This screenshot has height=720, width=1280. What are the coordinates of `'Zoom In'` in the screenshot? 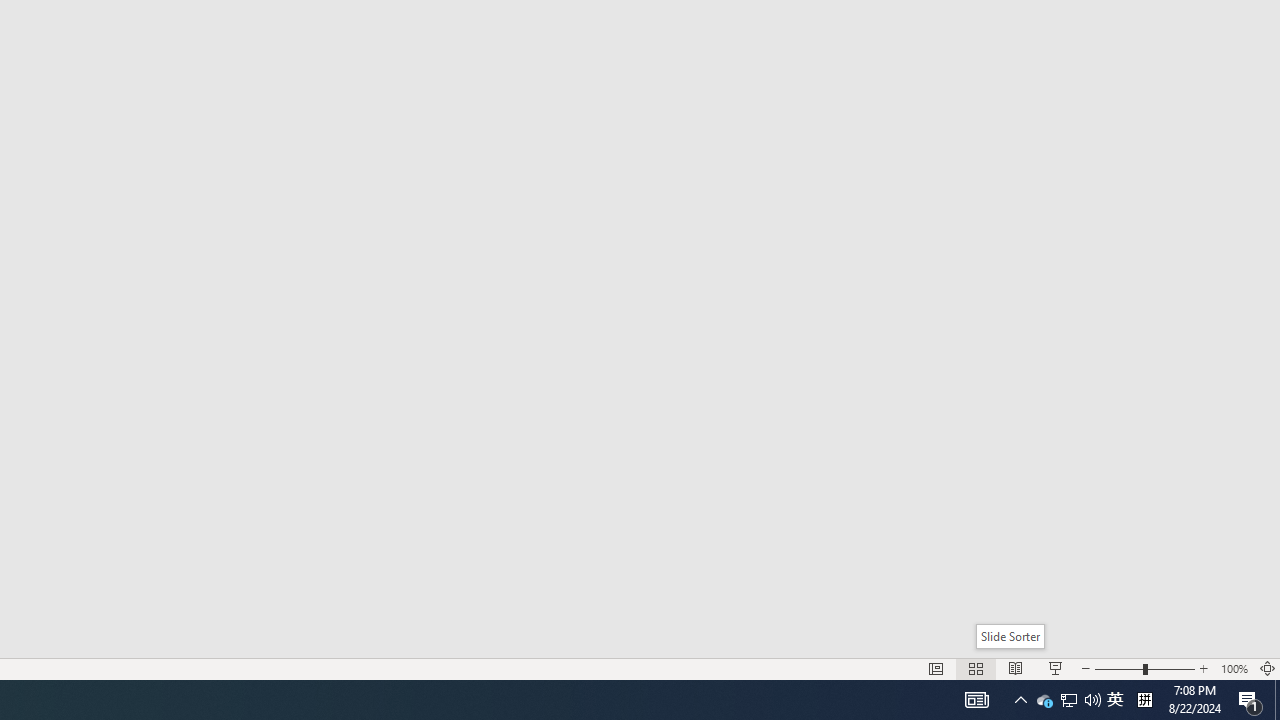 It's located at (1203, 669).